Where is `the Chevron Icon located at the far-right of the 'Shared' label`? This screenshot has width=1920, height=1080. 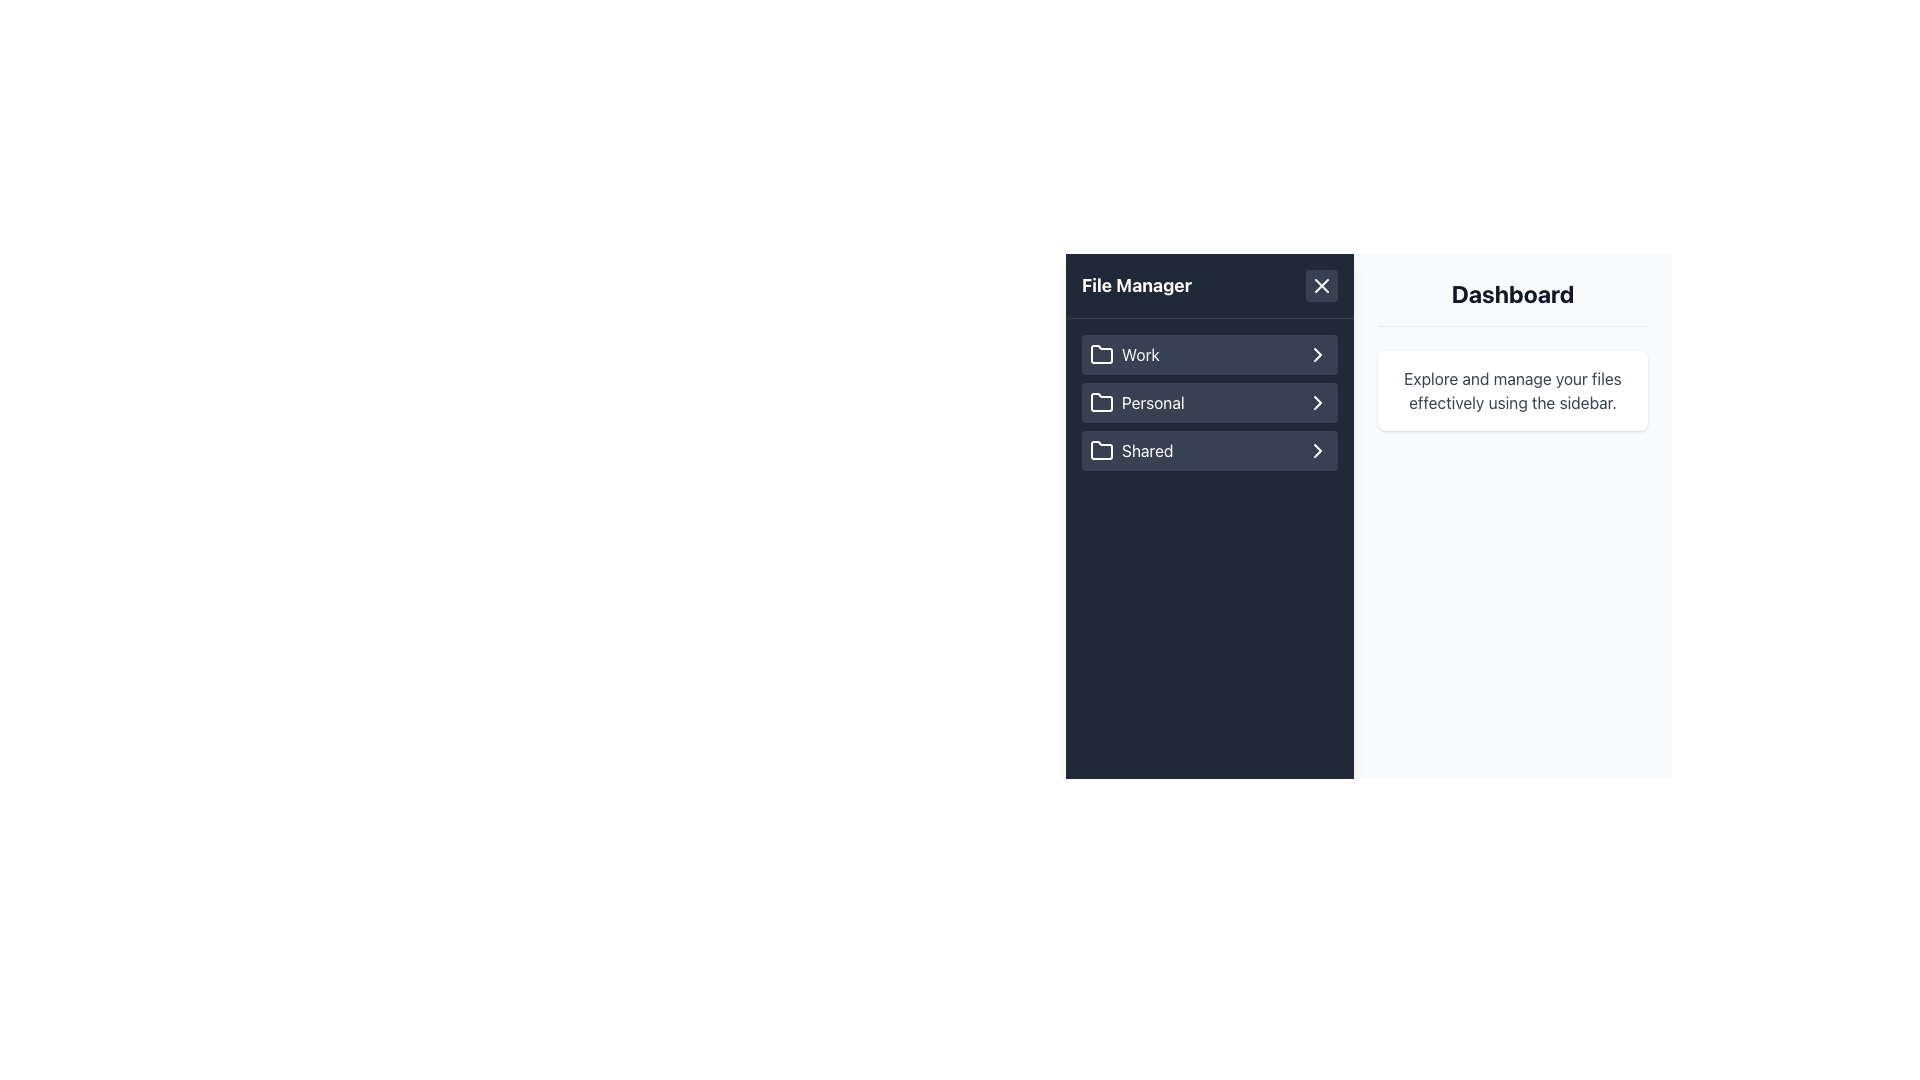 the Chevron Icon located at the far-right of the 'Shared' label is located at coordinates (1318, 451).